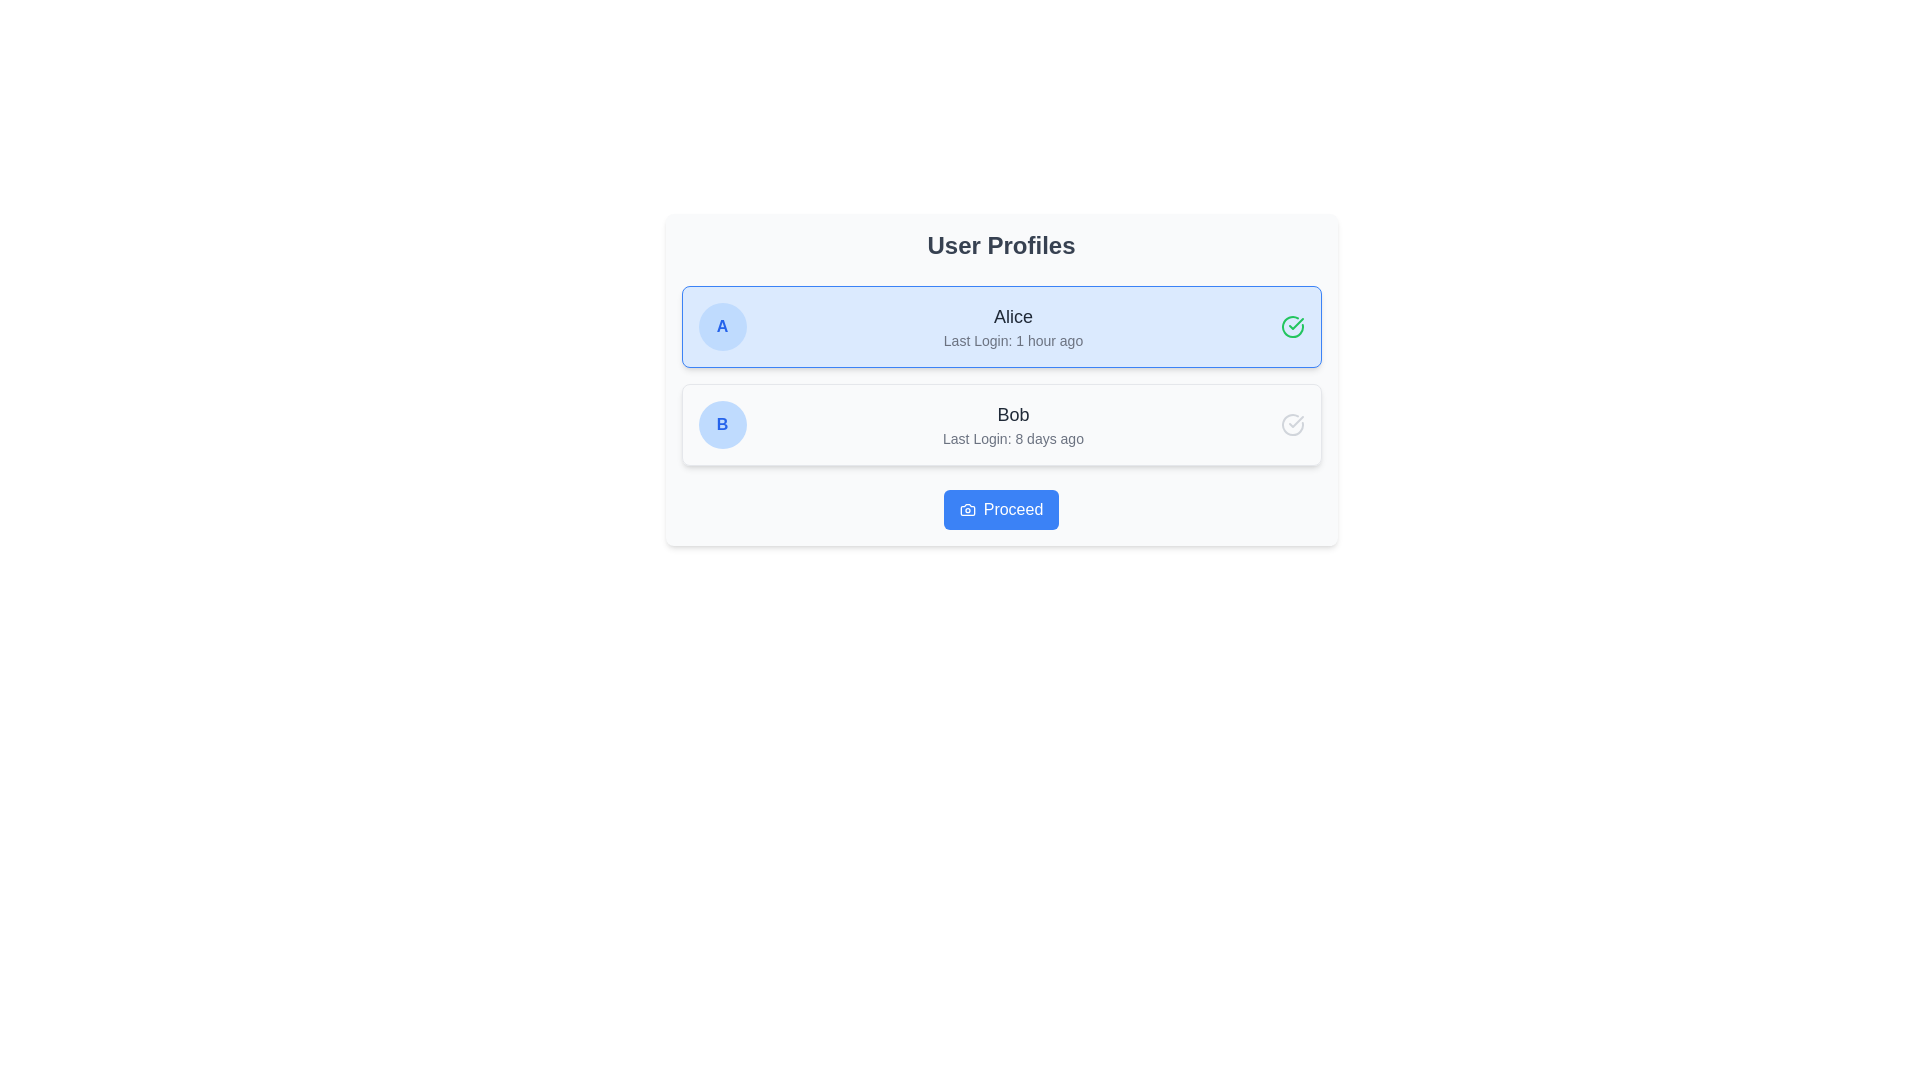  What do you see at coordinates (1013, 414) in the screenshot?
I see `the static text label displaying the name 'Bob' in bold, which is located in the second user profile segment beneath the header for User B` at bounding box center [1013, 414].